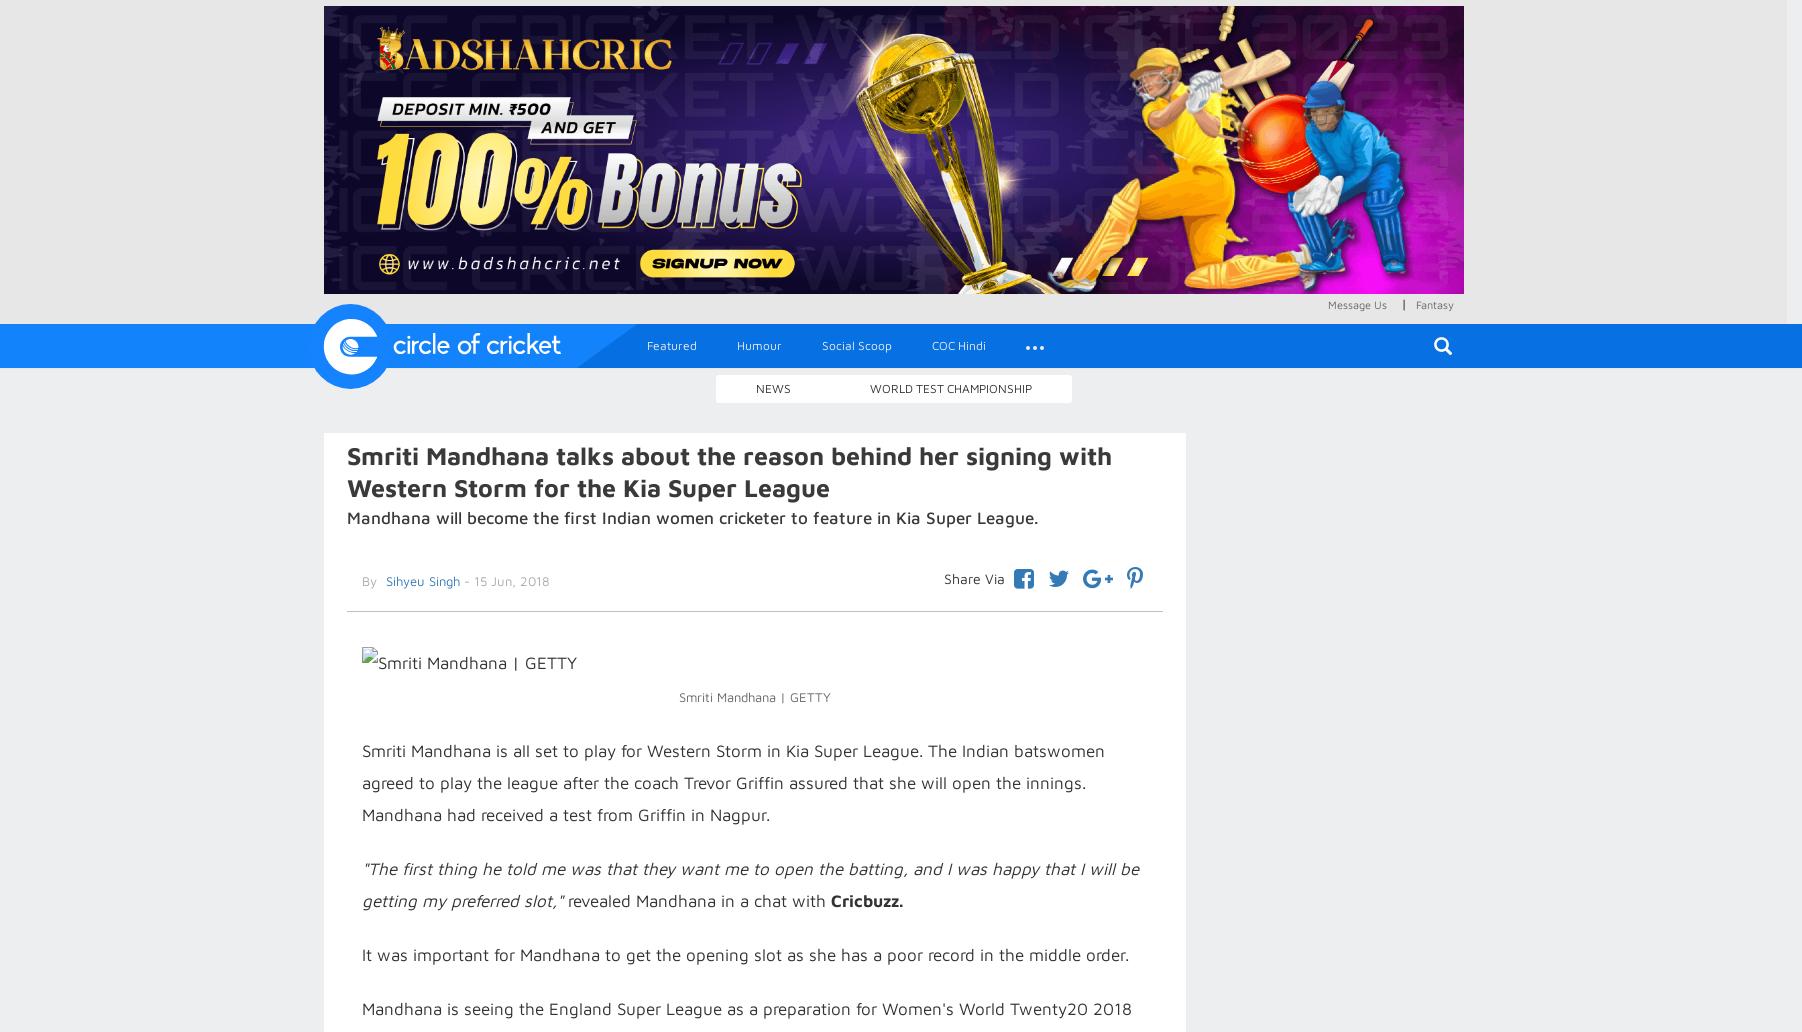  What do you see at coordinates (1356, 304) in the screenshot?
I see `'Message Us'` at bounding box center [1356, 304].